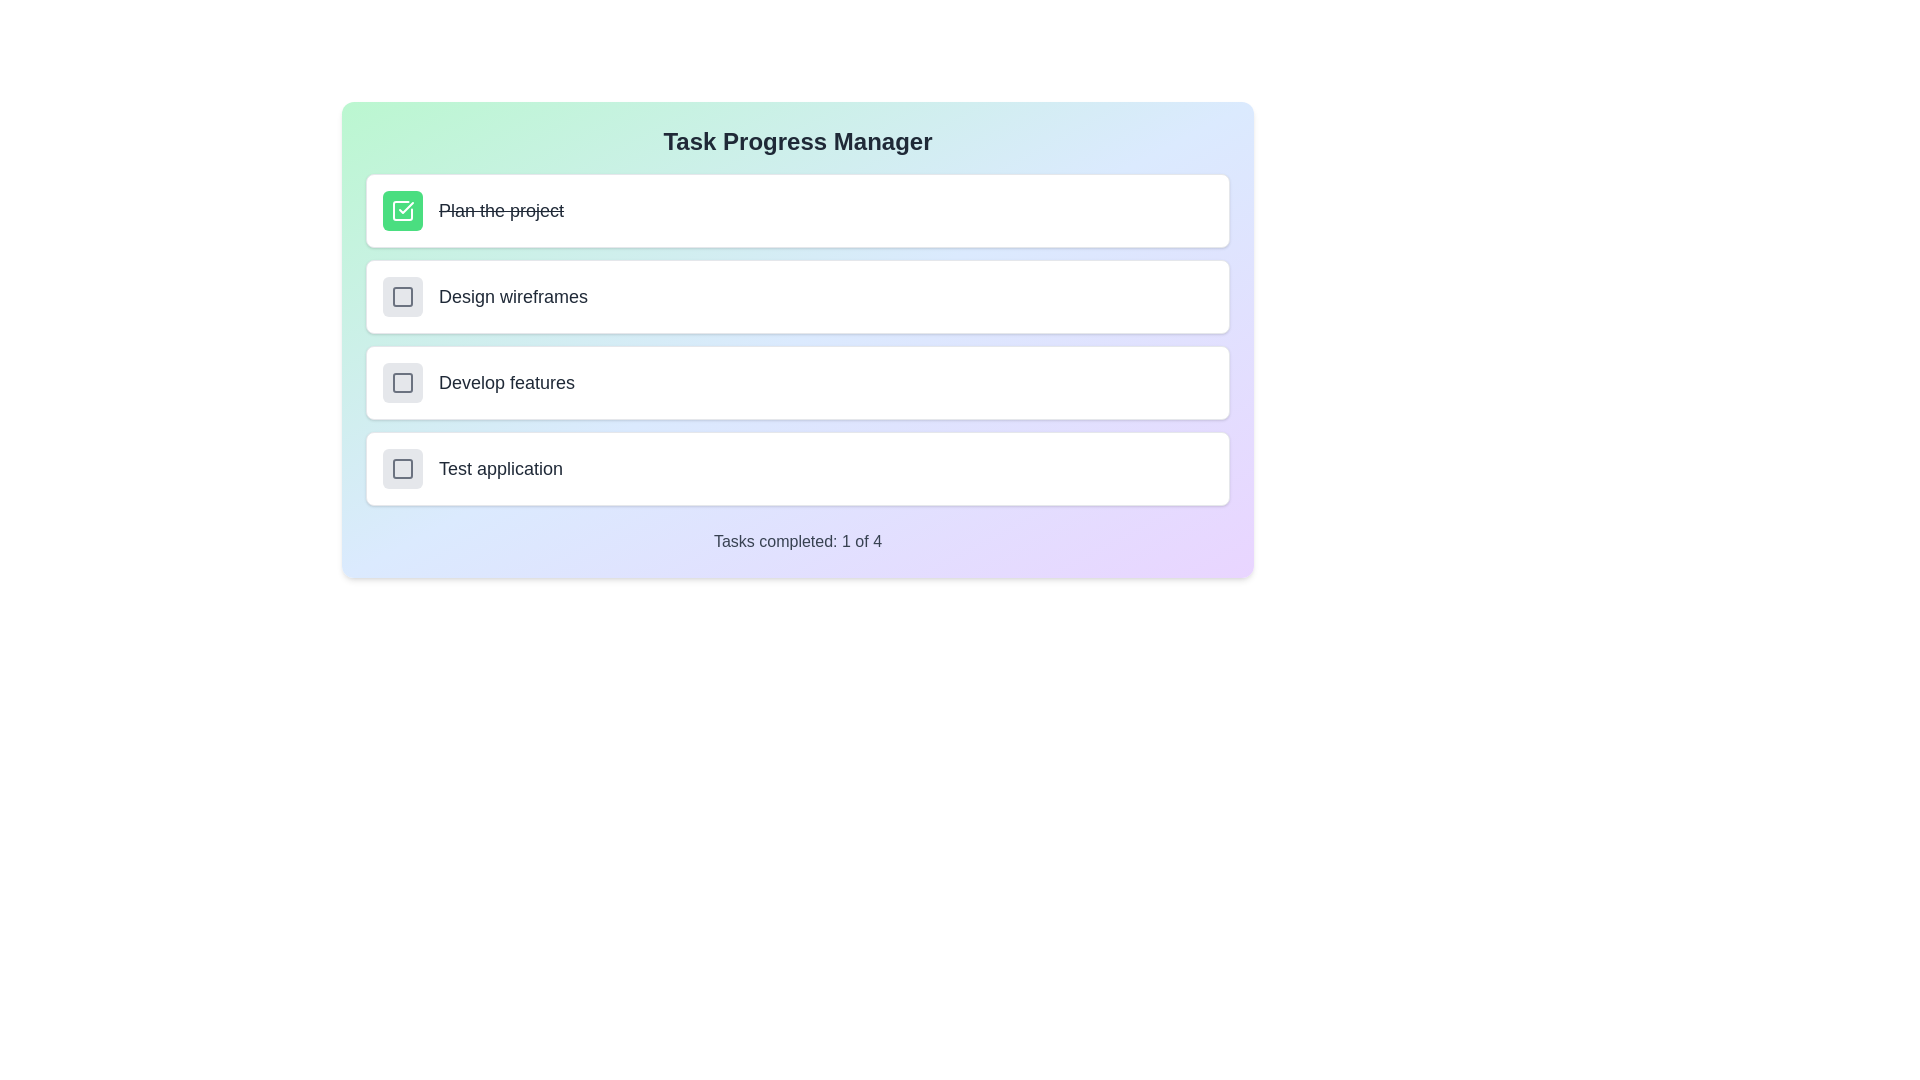 This screenshot has height=1080, width=1920. Describe the element at coordinates (513, 297) in the screenshot. I see `the static text label displaying 'Design wireframes', which is styled with a medium-sized font and dark gray color, located to the right of a checkbox-like icon in the second list item` at that location.